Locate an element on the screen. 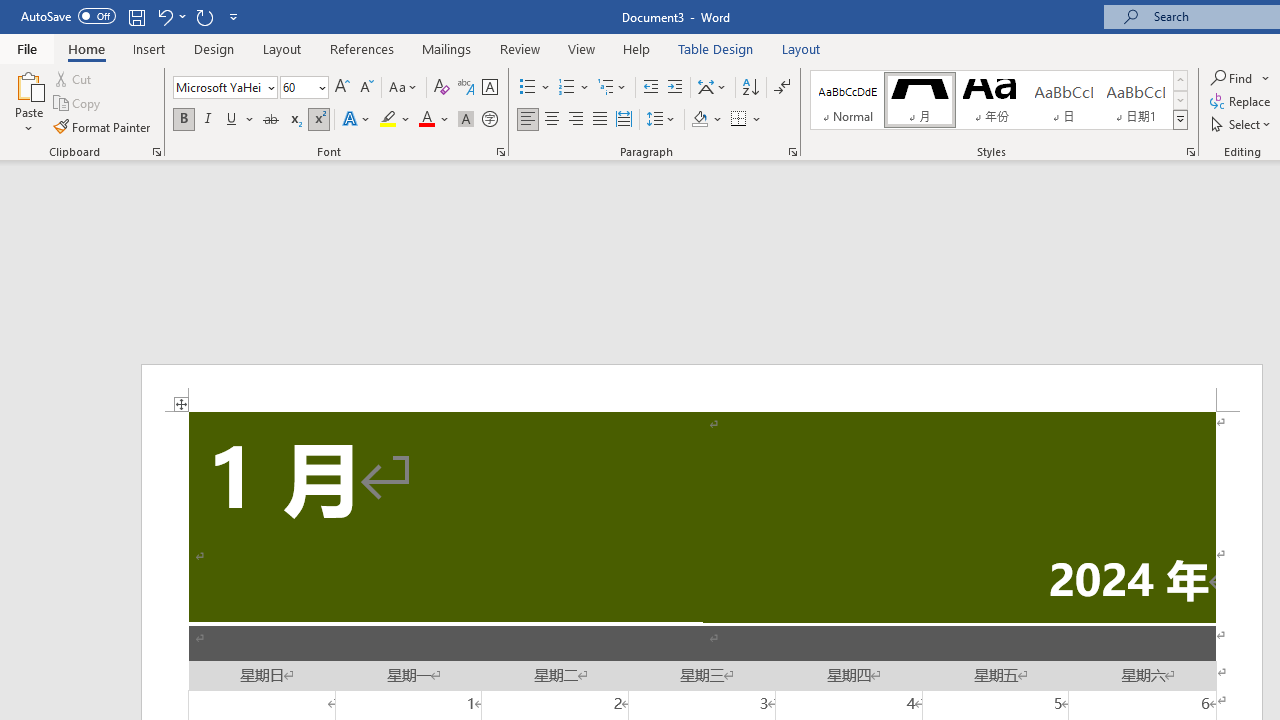  'Cut' is located at coordinates (74, 78).